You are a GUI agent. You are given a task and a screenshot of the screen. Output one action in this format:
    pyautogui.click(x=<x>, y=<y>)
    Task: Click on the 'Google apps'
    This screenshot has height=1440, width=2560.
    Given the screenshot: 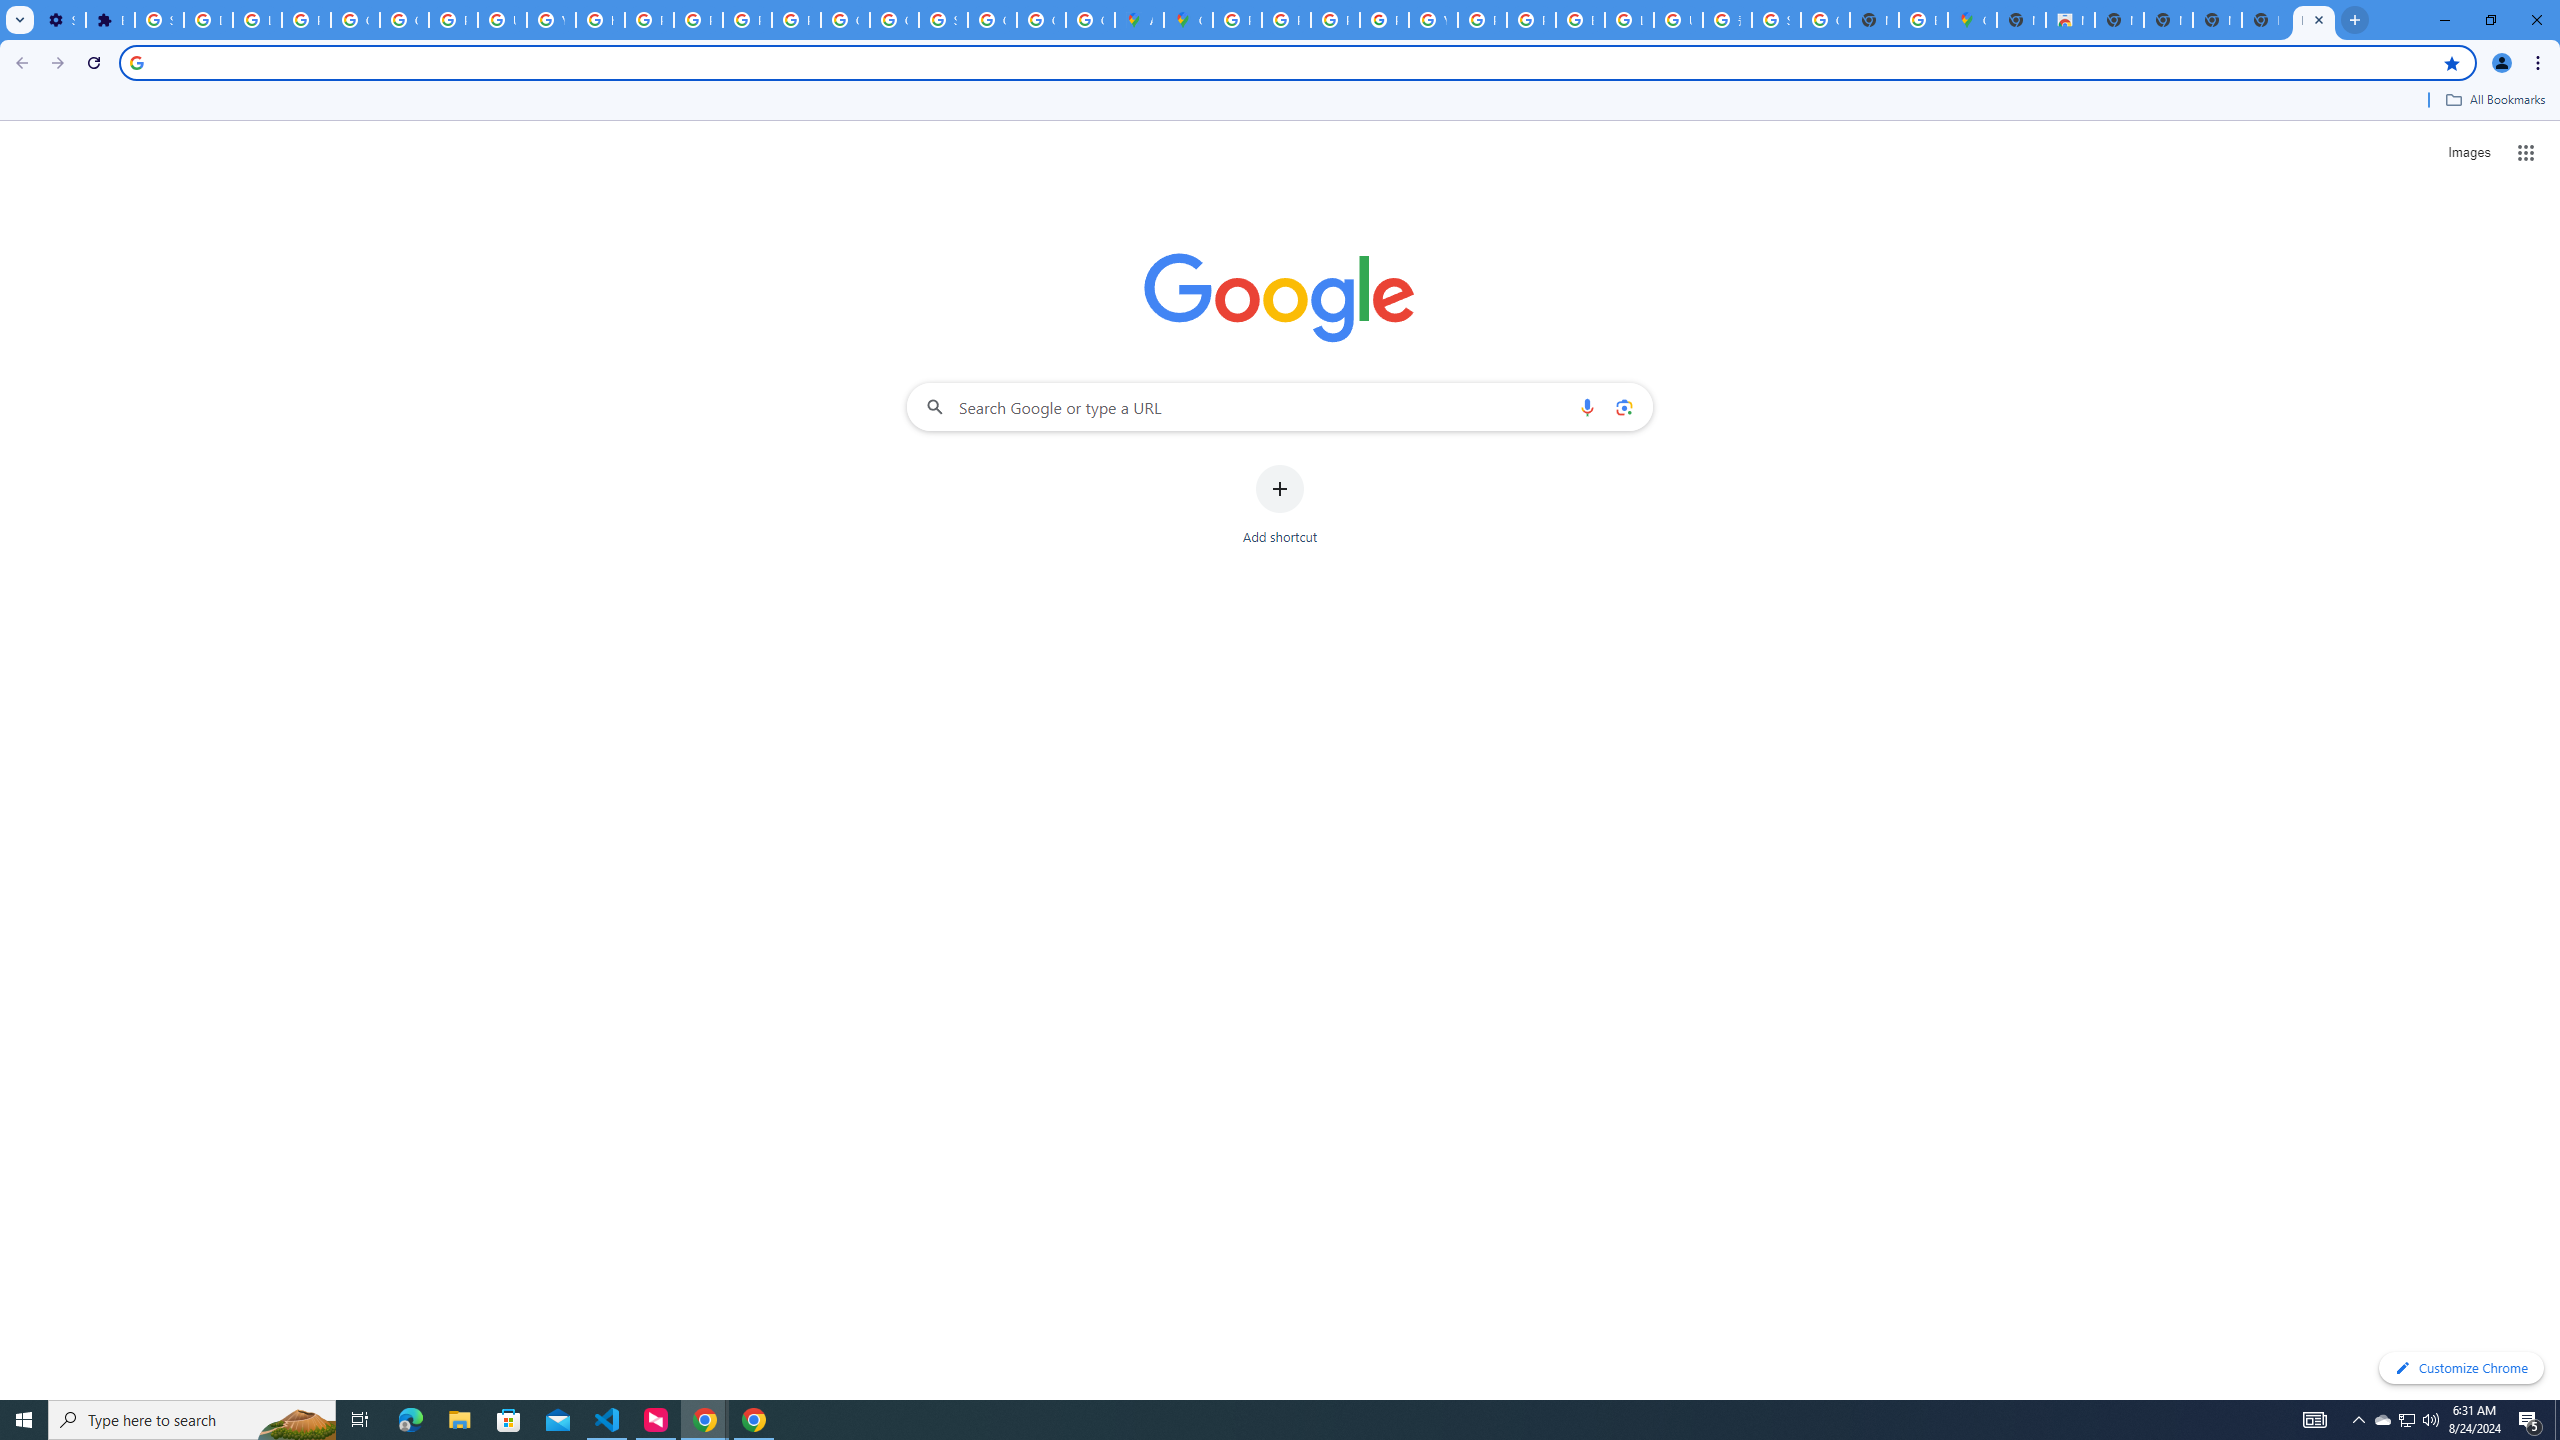 What is the action you would take?
    pyautogui.click(x=2526, y=152)
    